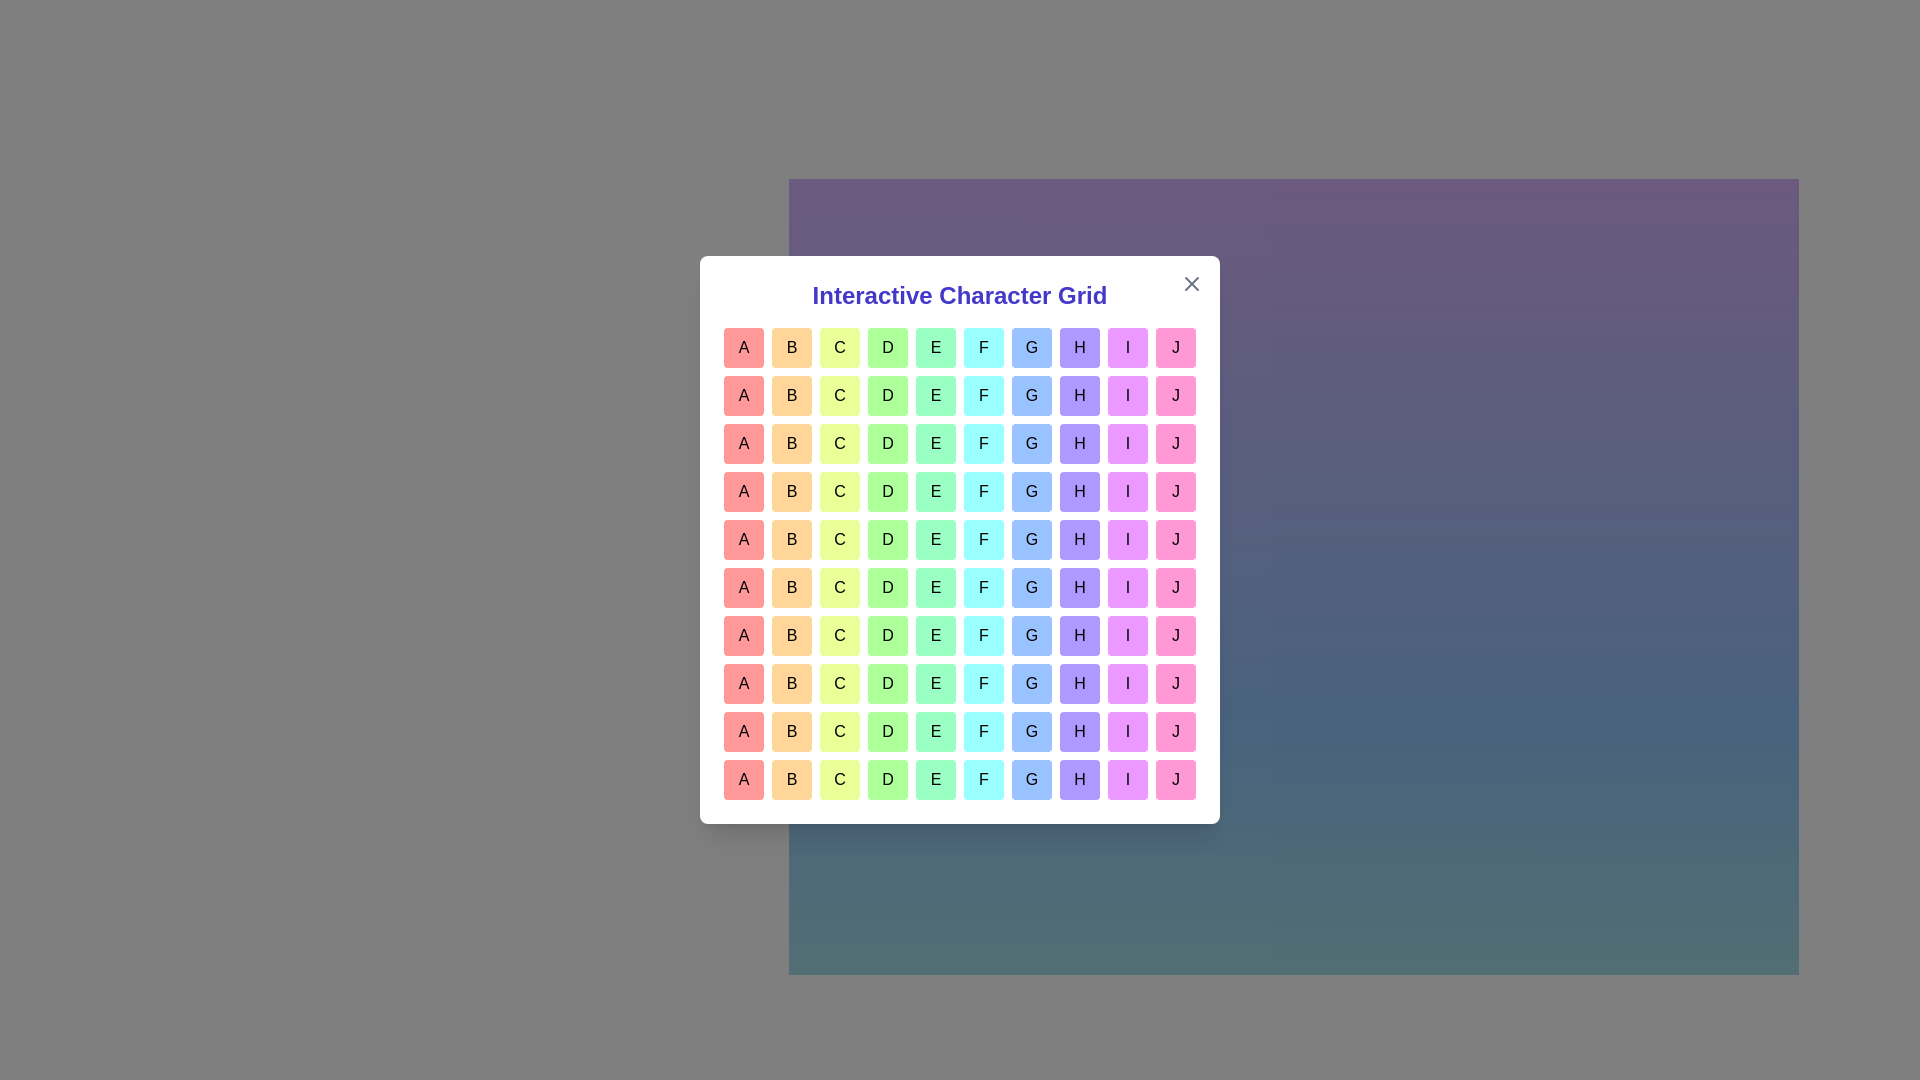  I want to click on the grid cell labeled F, so click(983, 346).